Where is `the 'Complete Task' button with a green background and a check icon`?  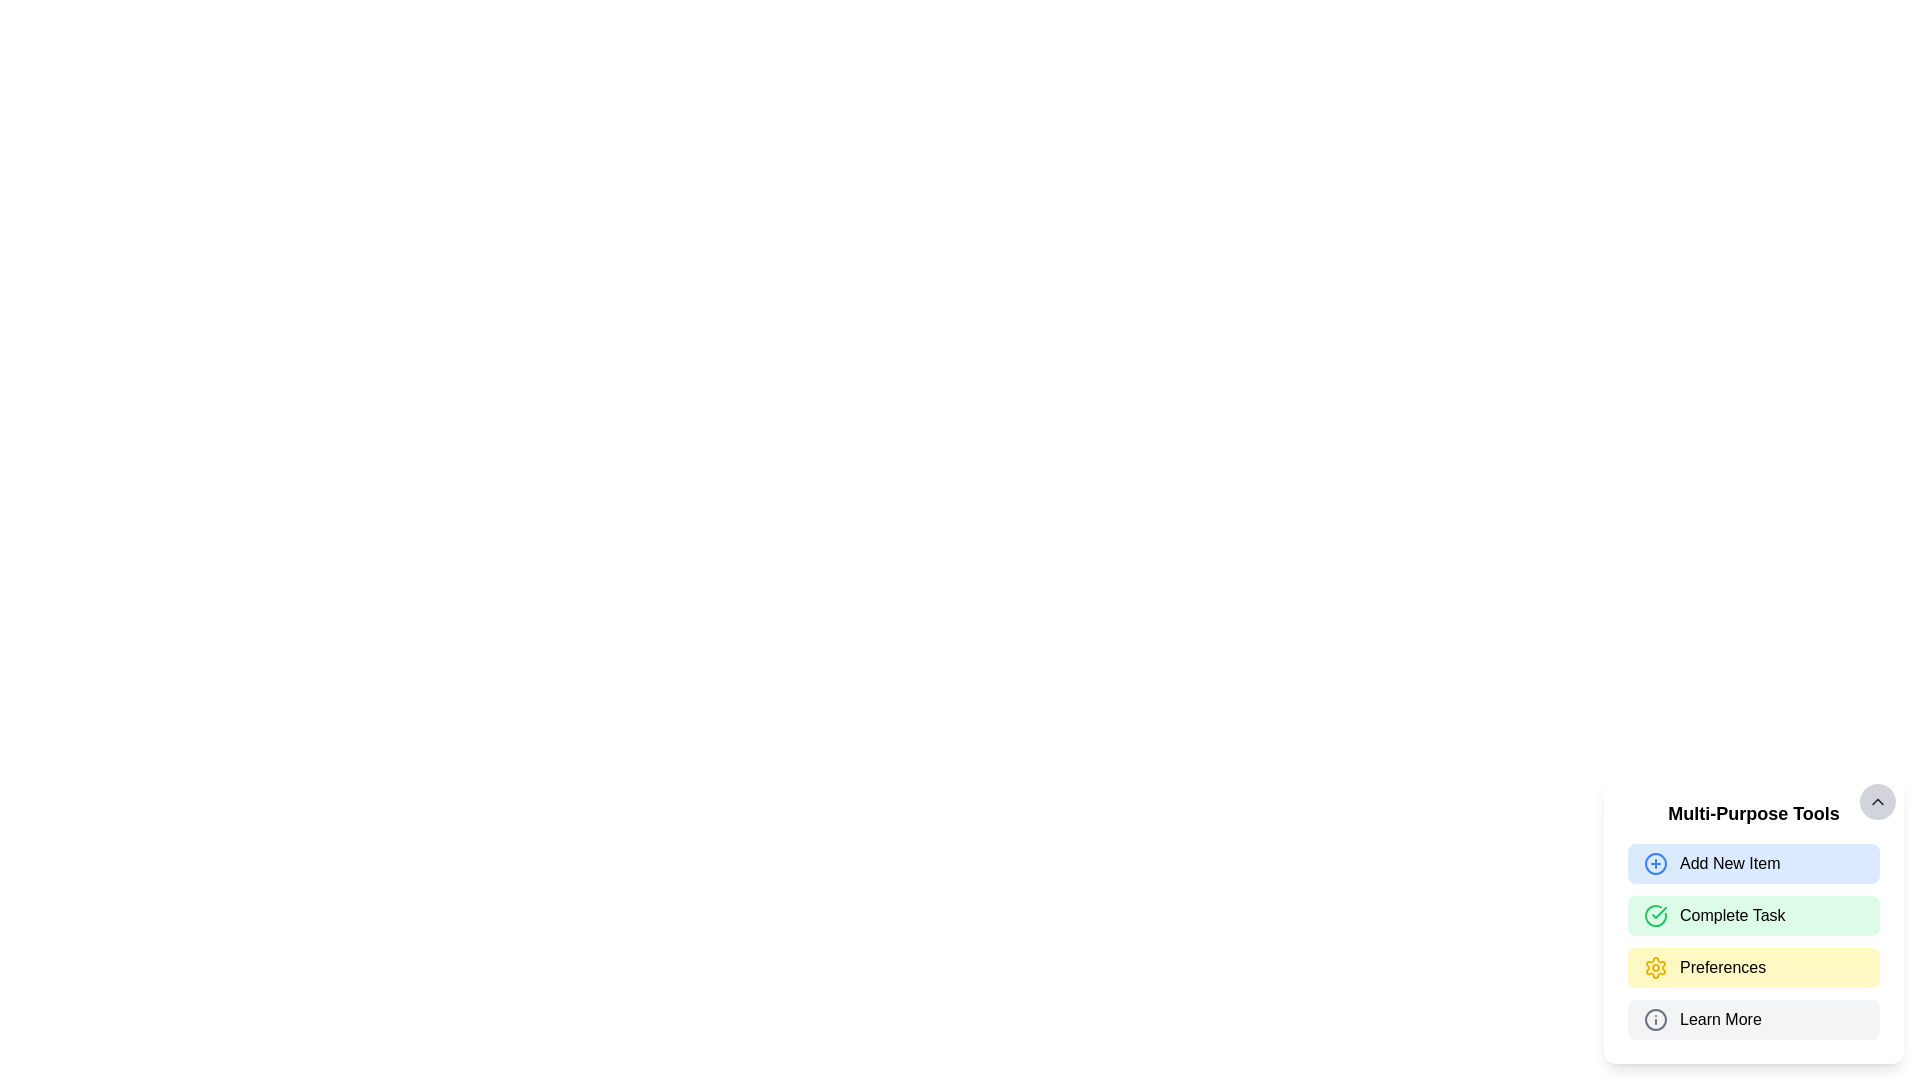
the 'Complete Task' button with a green background and a check icon is located at coordinates (1752, 915).